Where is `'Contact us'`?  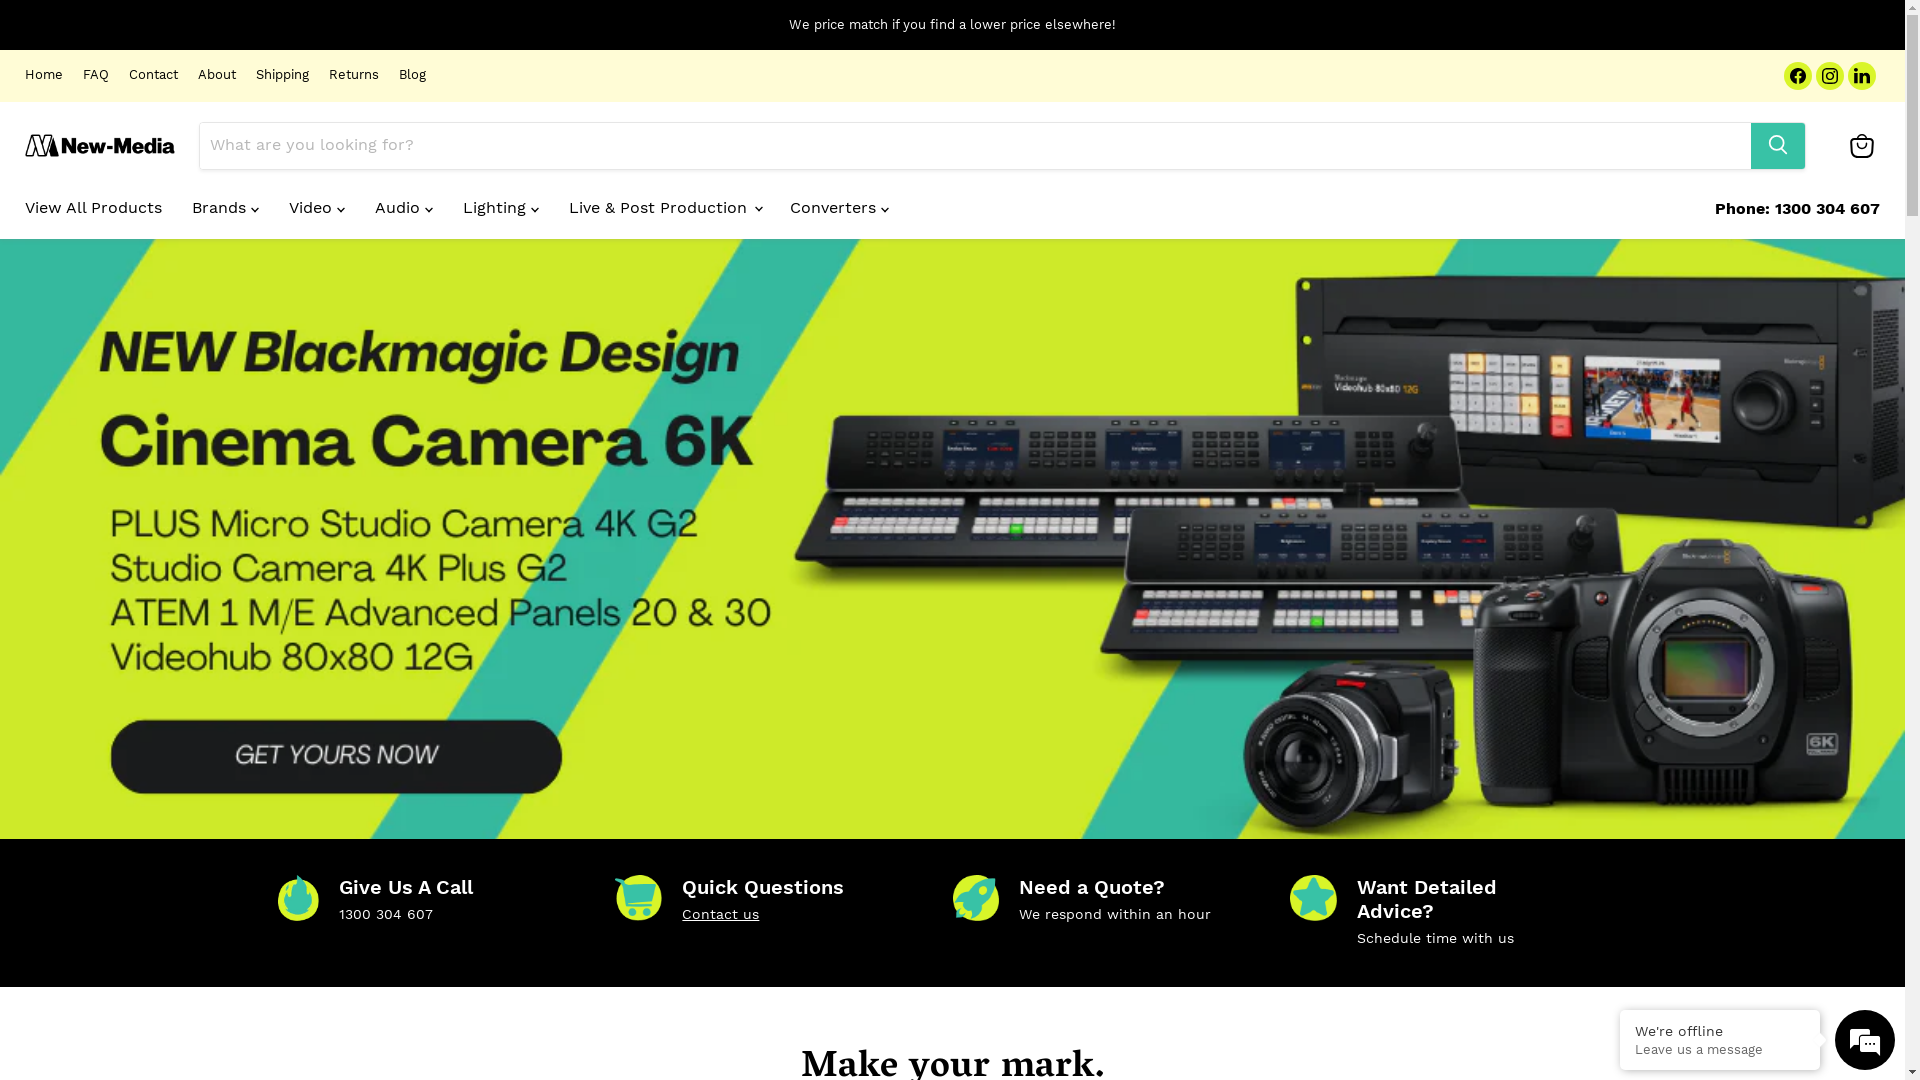
'Contact us' is located at coordinates (720, 914).